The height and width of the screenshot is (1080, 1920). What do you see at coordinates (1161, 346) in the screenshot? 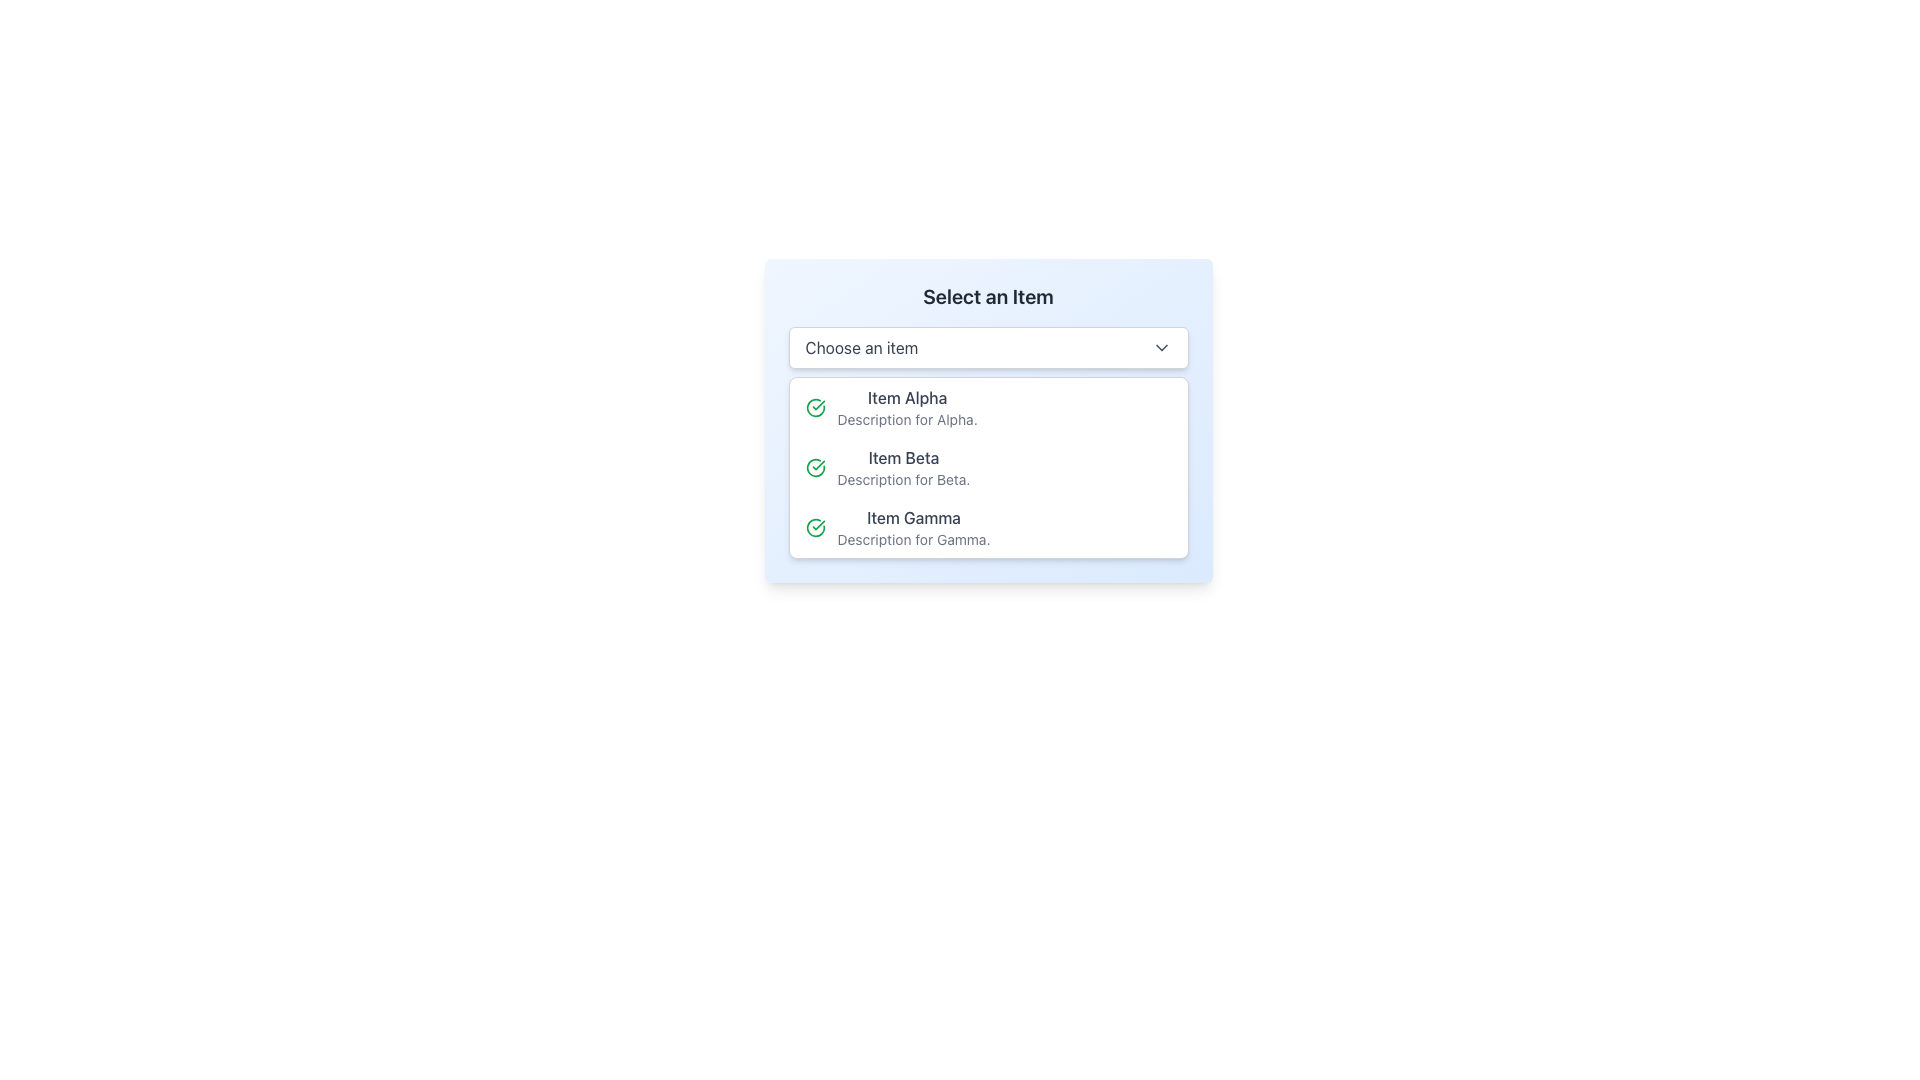
I see `the dropdown menu icon located at the far-right corner of the 'Choose an item' dropdown selection field` at bounding box center [1161, 346].